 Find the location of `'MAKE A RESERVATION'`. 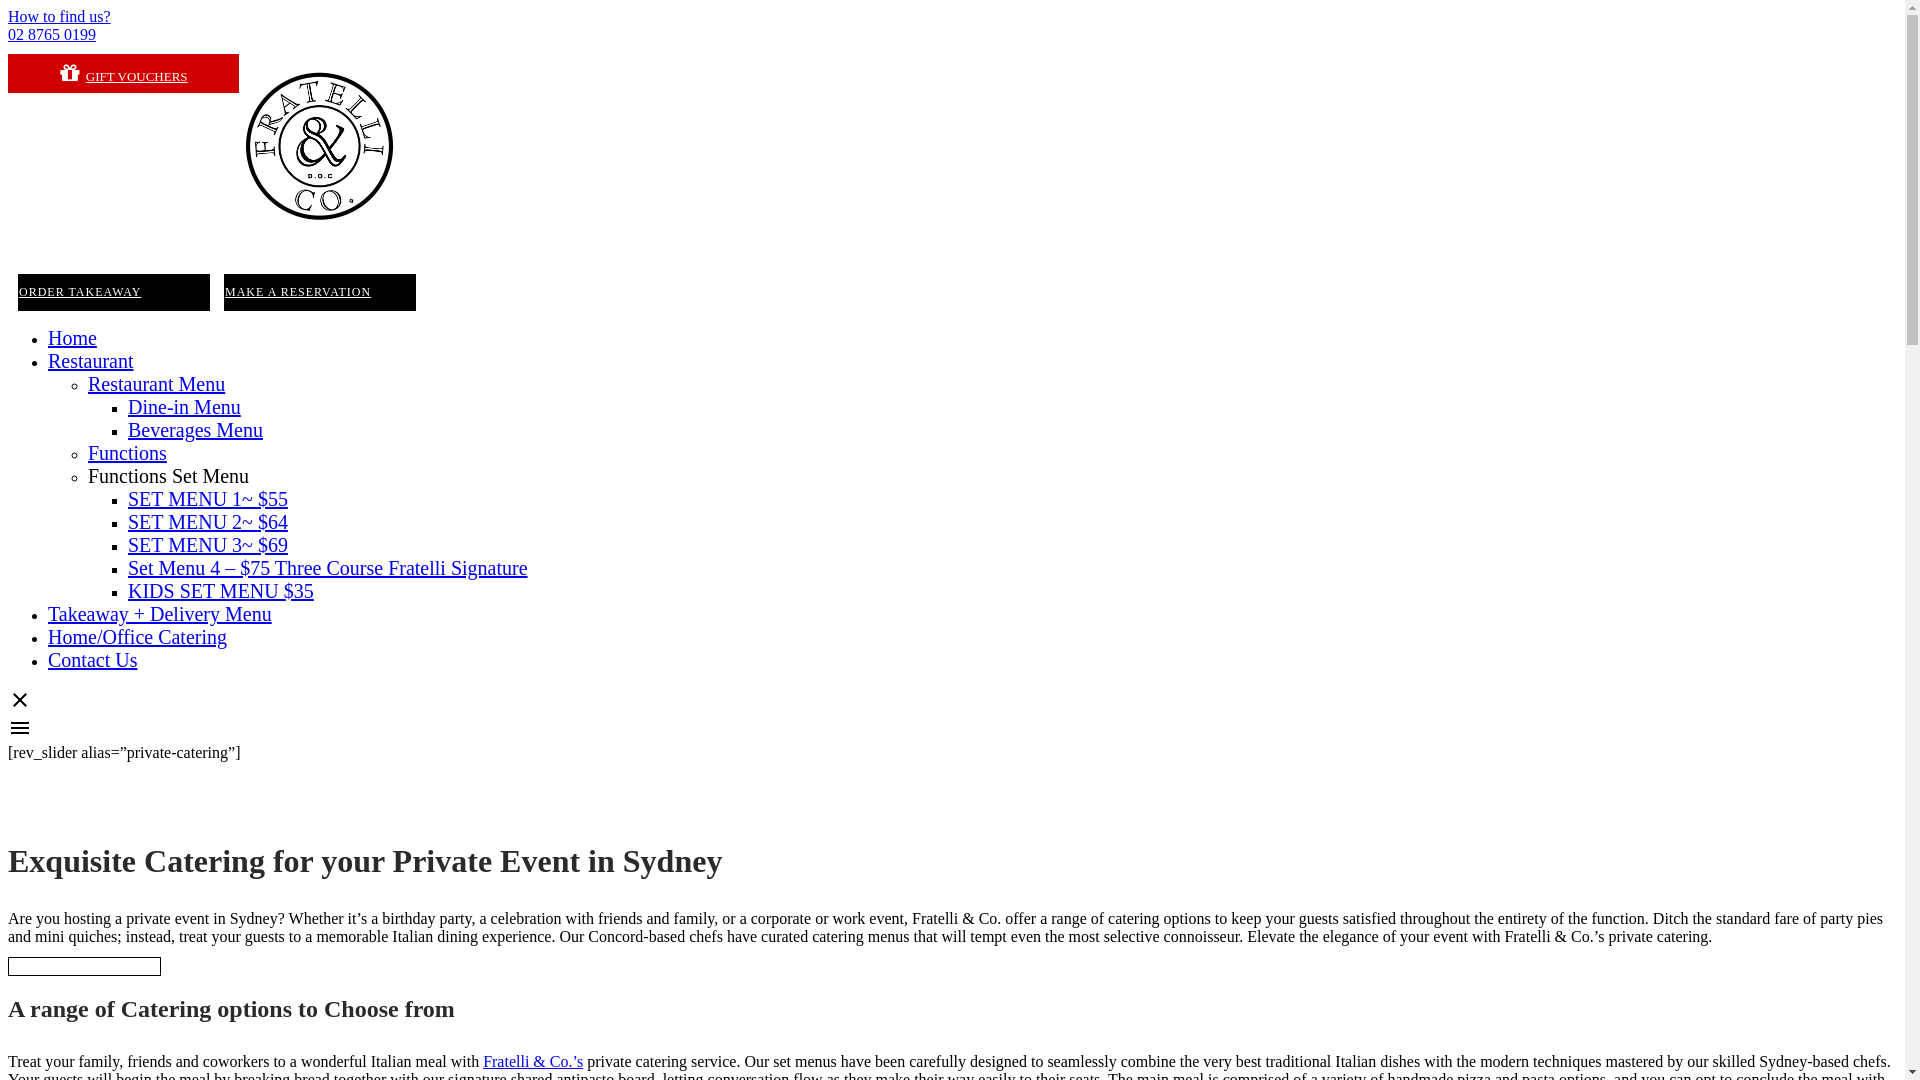

'MAKE A RESERVATION' is located at coordinates (320, 292).